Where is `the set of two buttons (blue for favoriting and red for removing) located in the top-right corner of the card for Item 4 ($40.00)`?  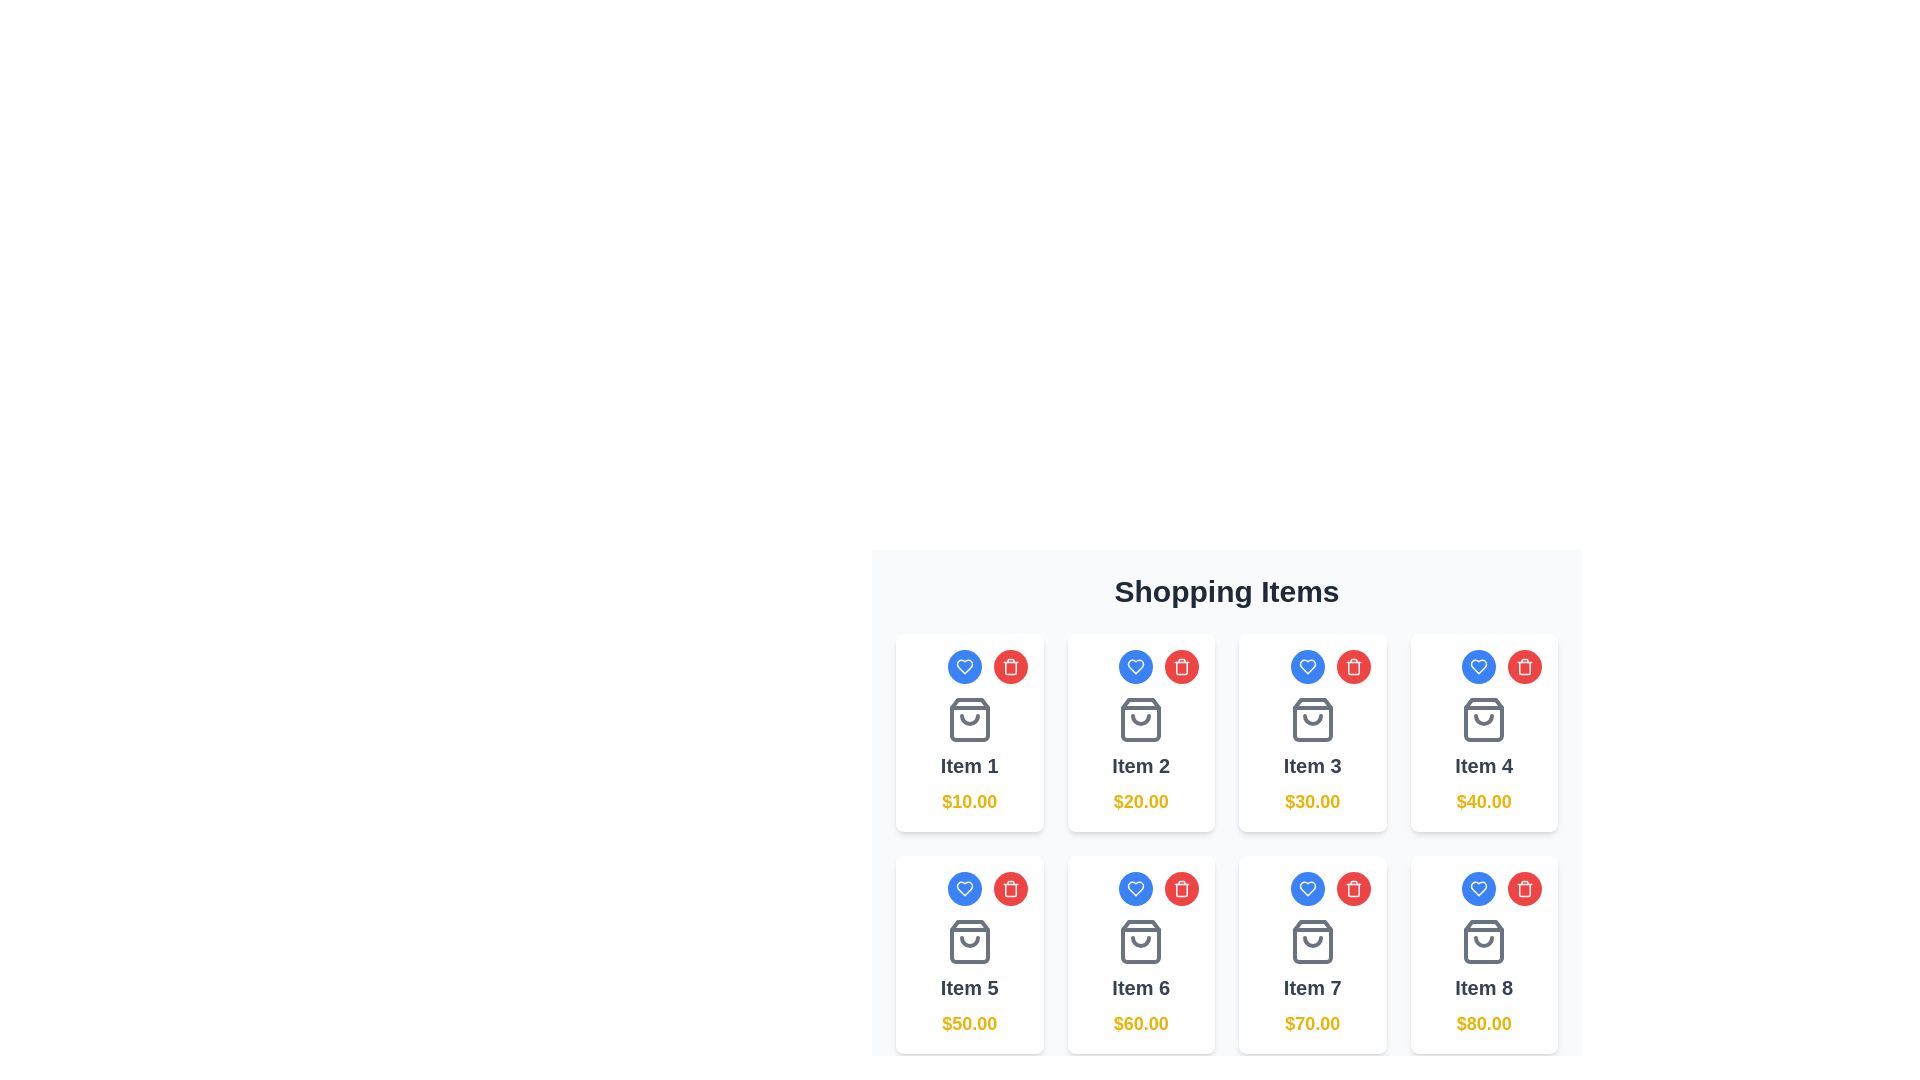
the set of two buttons (blue for favoriting and red for removing) located in the top-right corner of the card for Item 4 ($40.00) is located at coordinates (1484, 667).